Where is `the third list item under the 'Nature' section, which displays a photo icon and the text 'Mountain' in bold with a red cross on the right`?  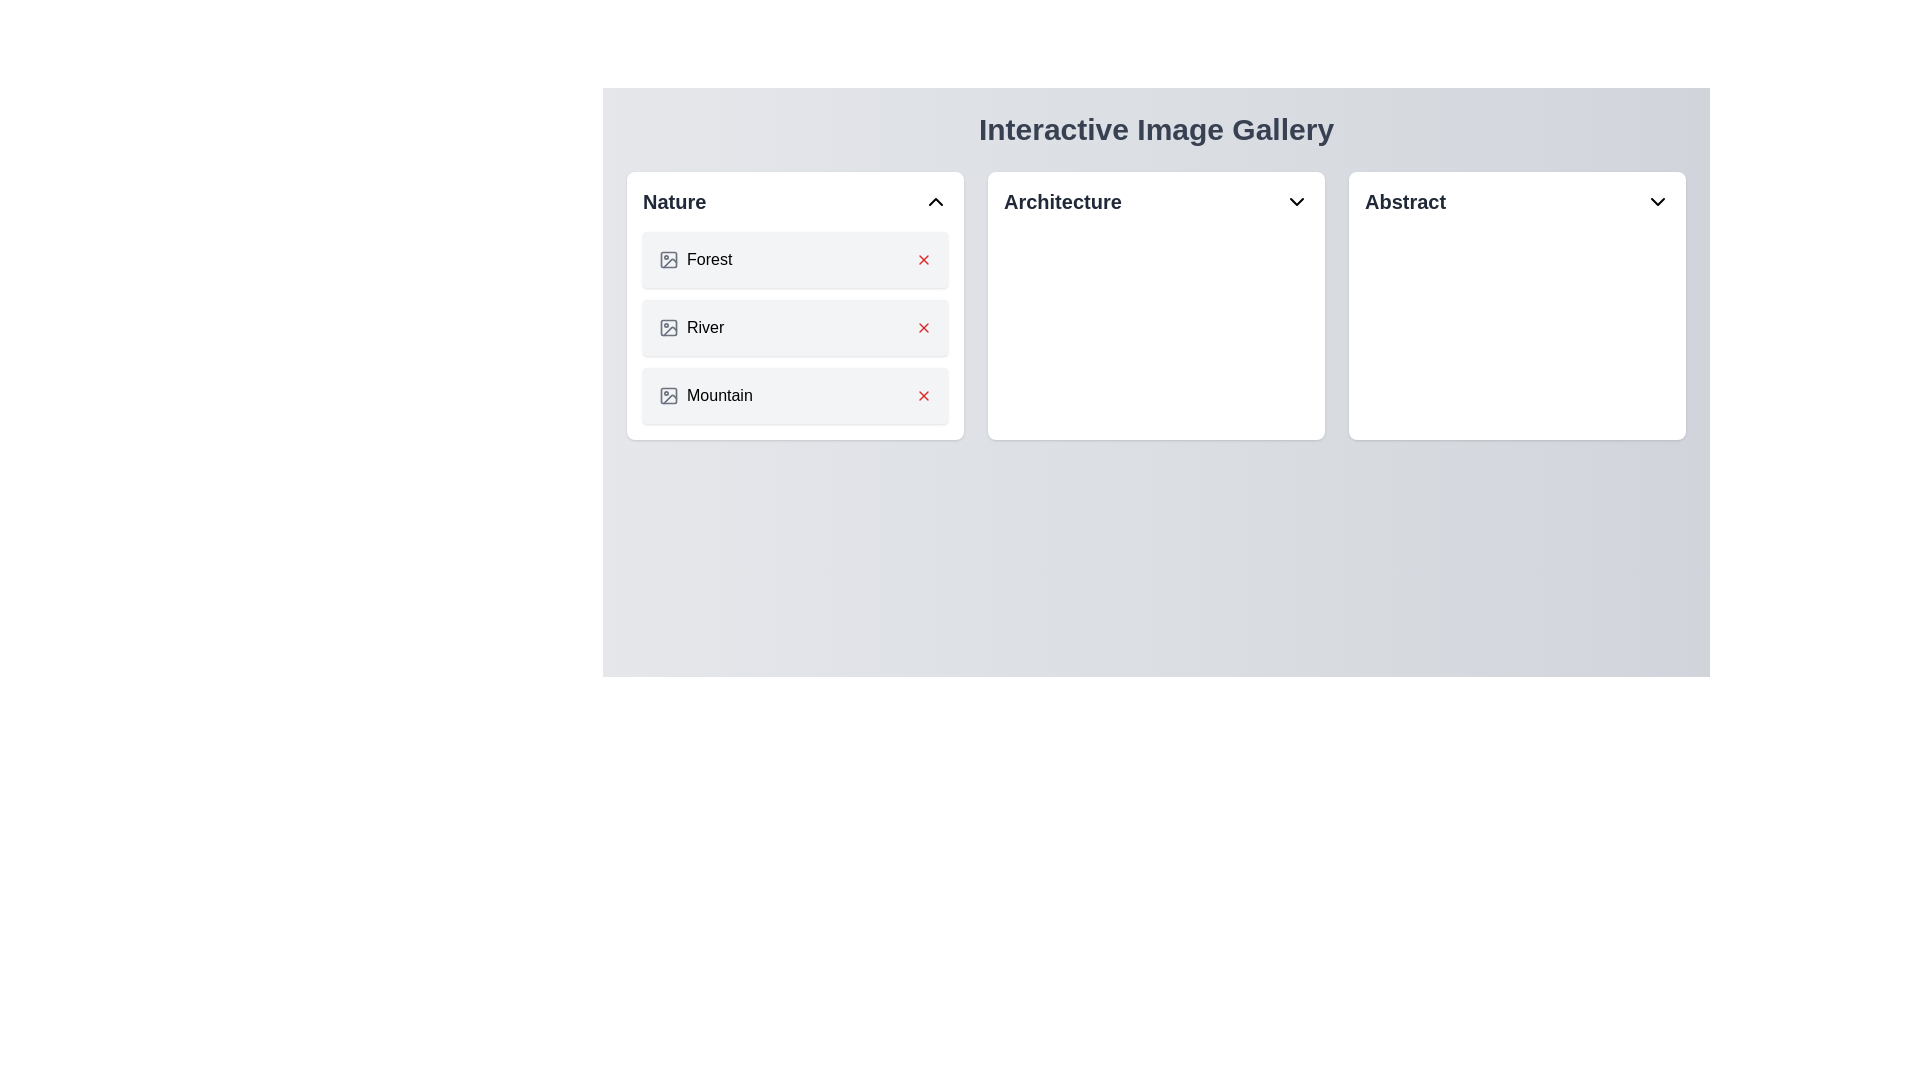
the third list item under the 'Nature' section, which displays a photo icon and the text 'Mountain' in bold with a red cross on the right is located at coordinates (794, 396).